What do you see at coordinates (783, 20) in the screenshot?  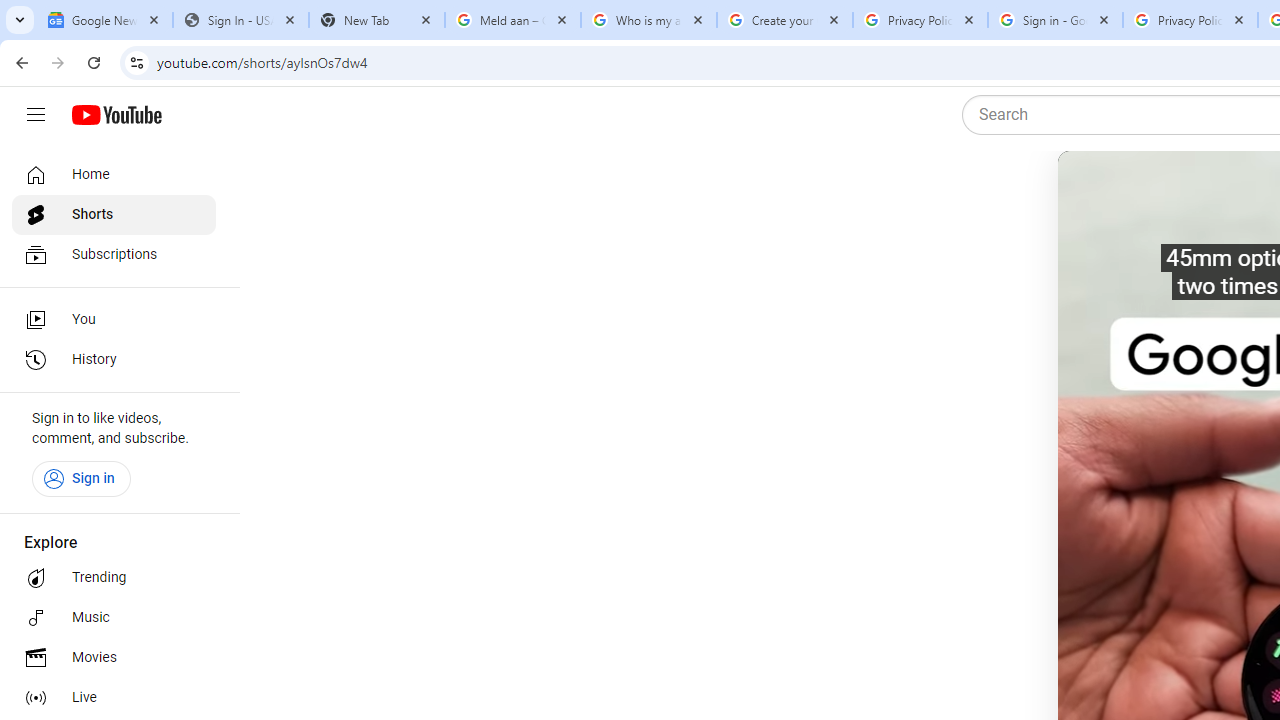 I see `'Create your Google Account'` at bounding box center [783, 20].